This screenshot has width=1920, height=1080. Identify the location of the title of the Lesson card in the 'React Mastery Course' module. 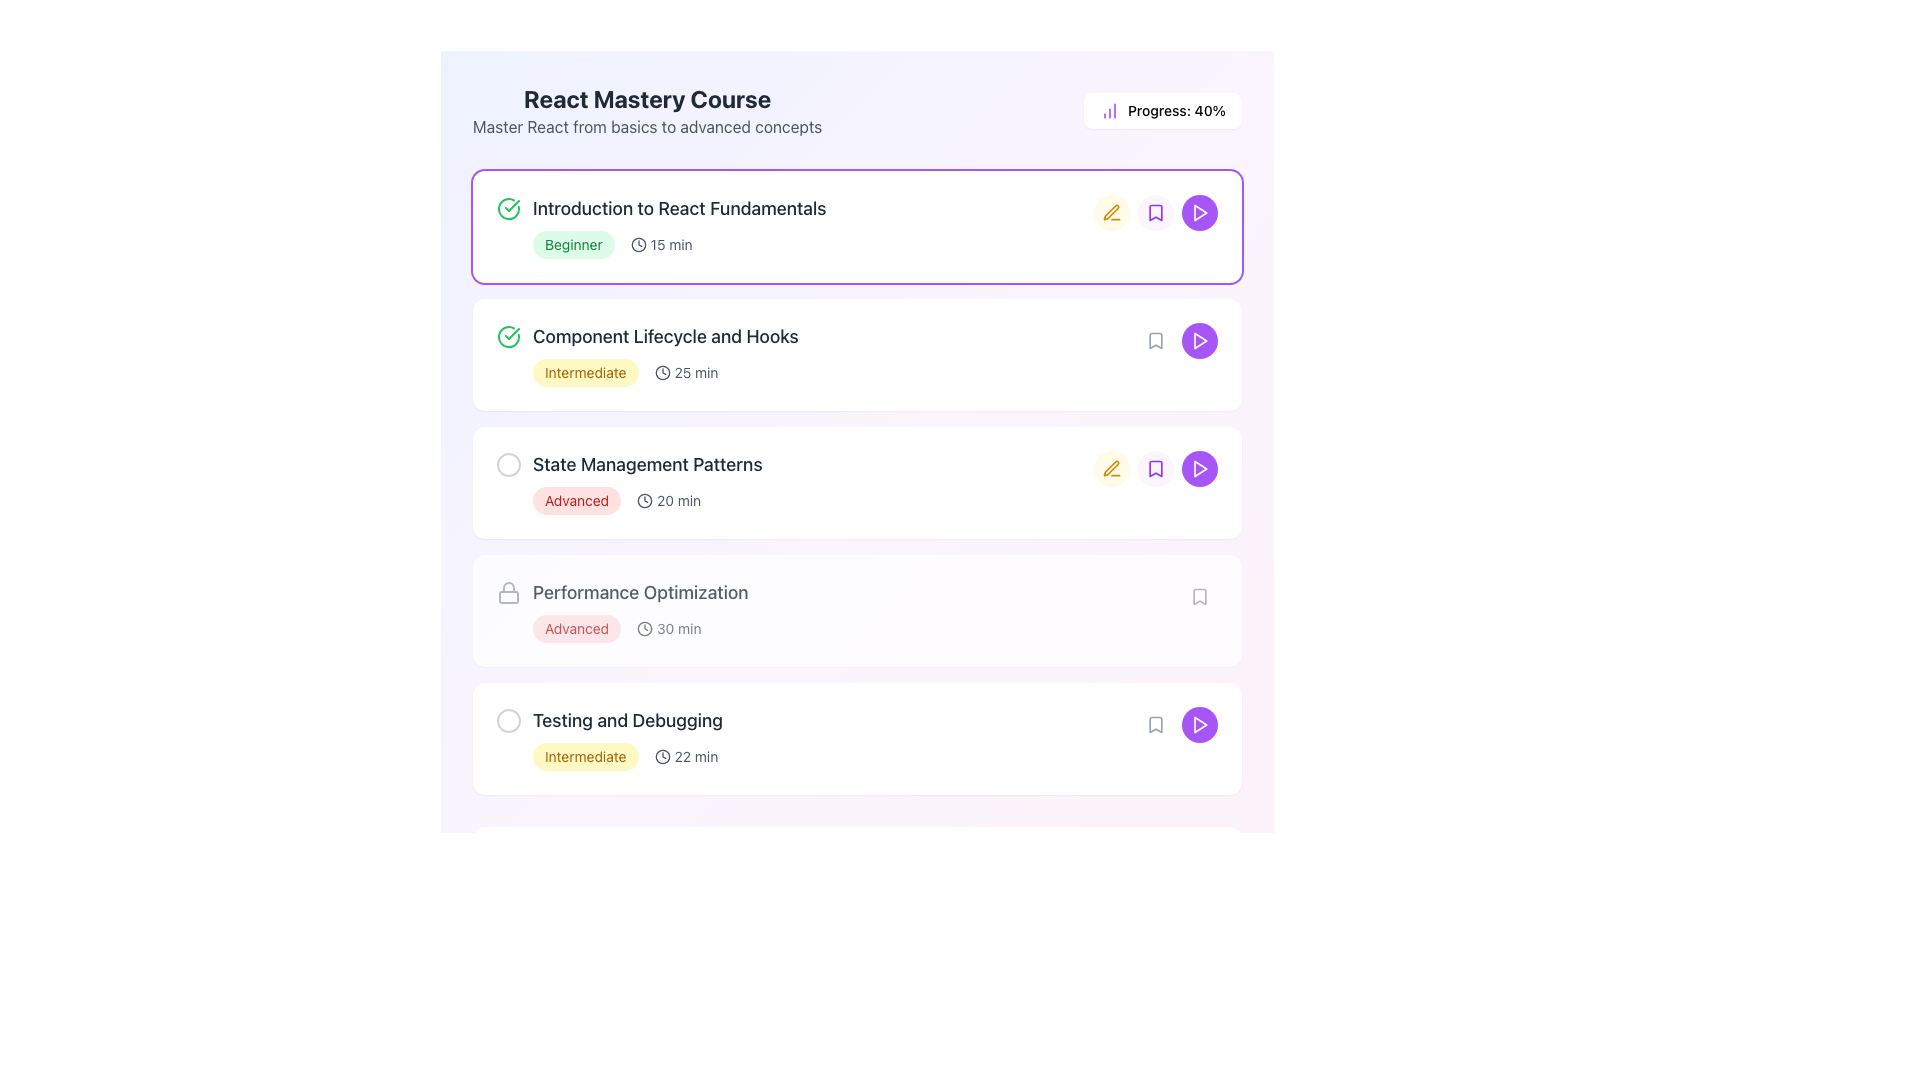
(857, 226).